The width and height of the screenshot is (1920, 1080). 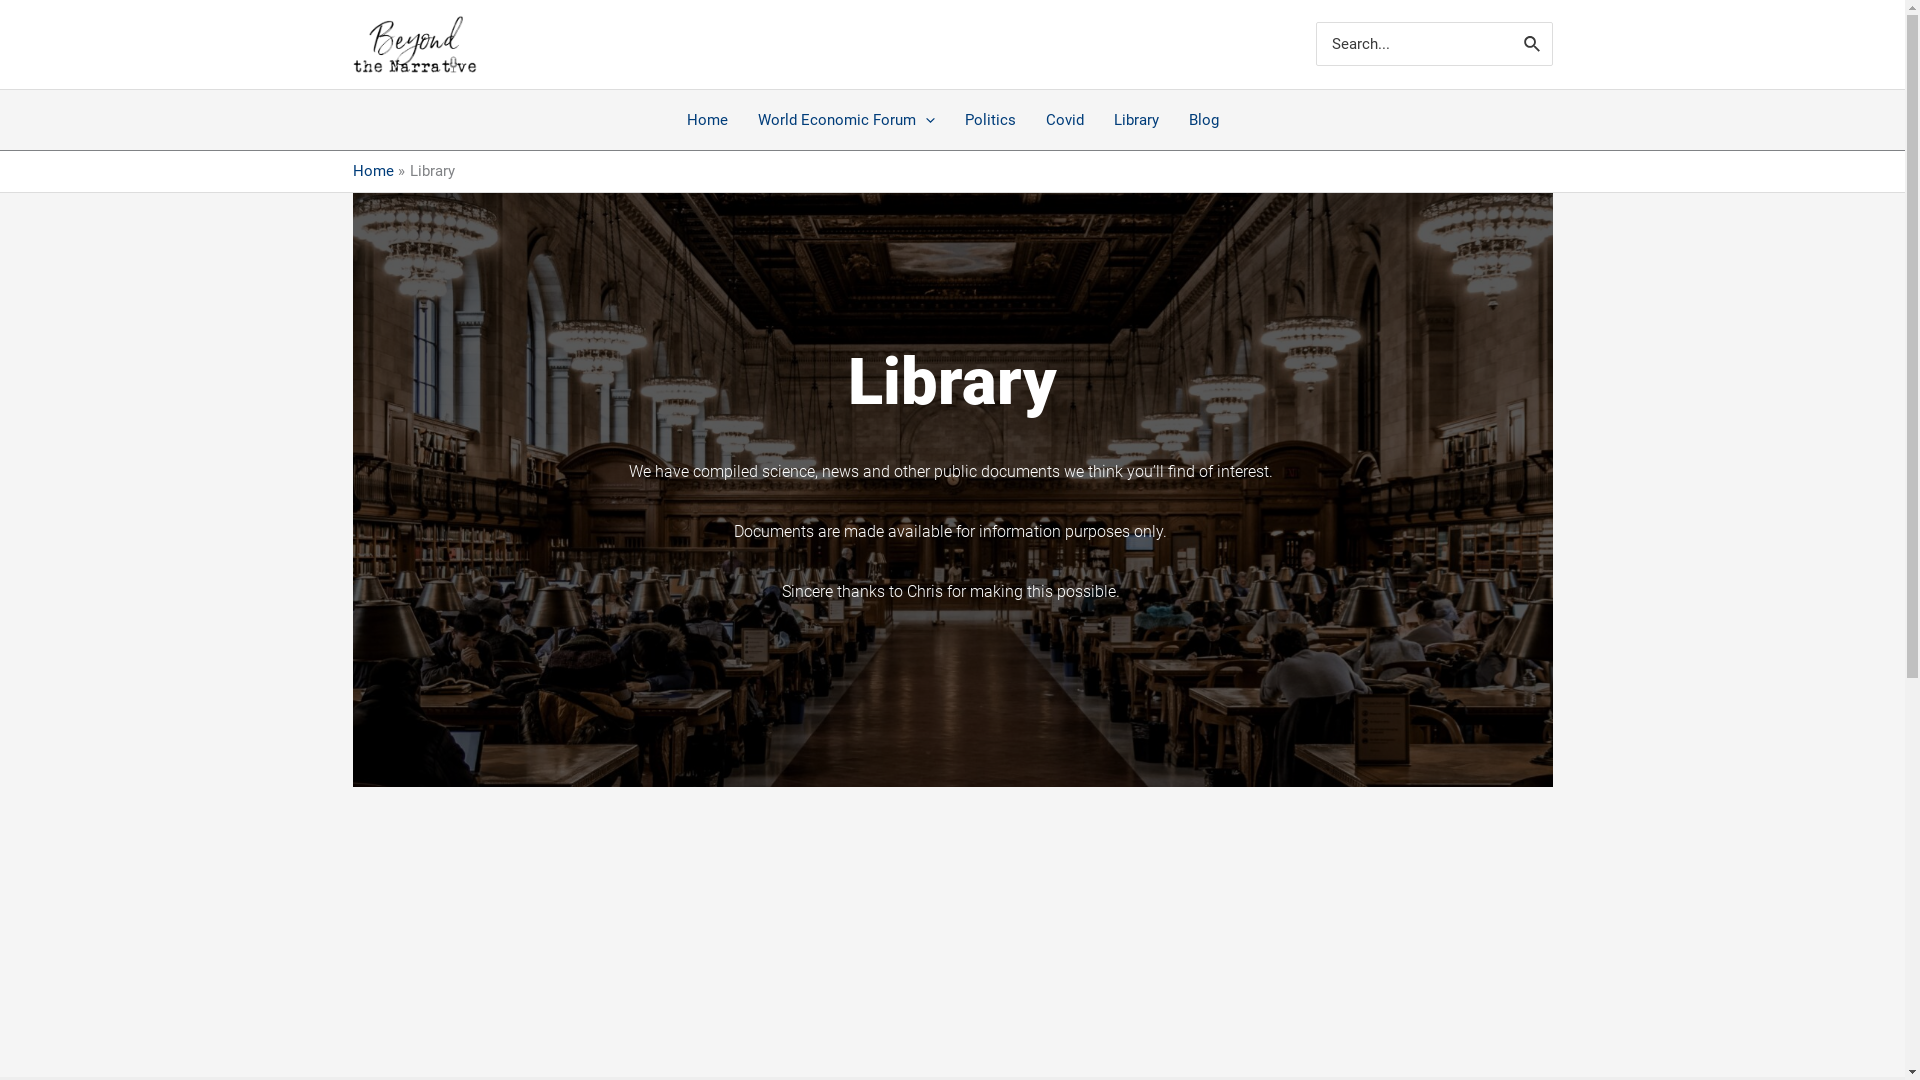 What do you see at coordinates (1030, 119) in the screenshot?
I see `'Covid'` at bounding box center [1030, 119].